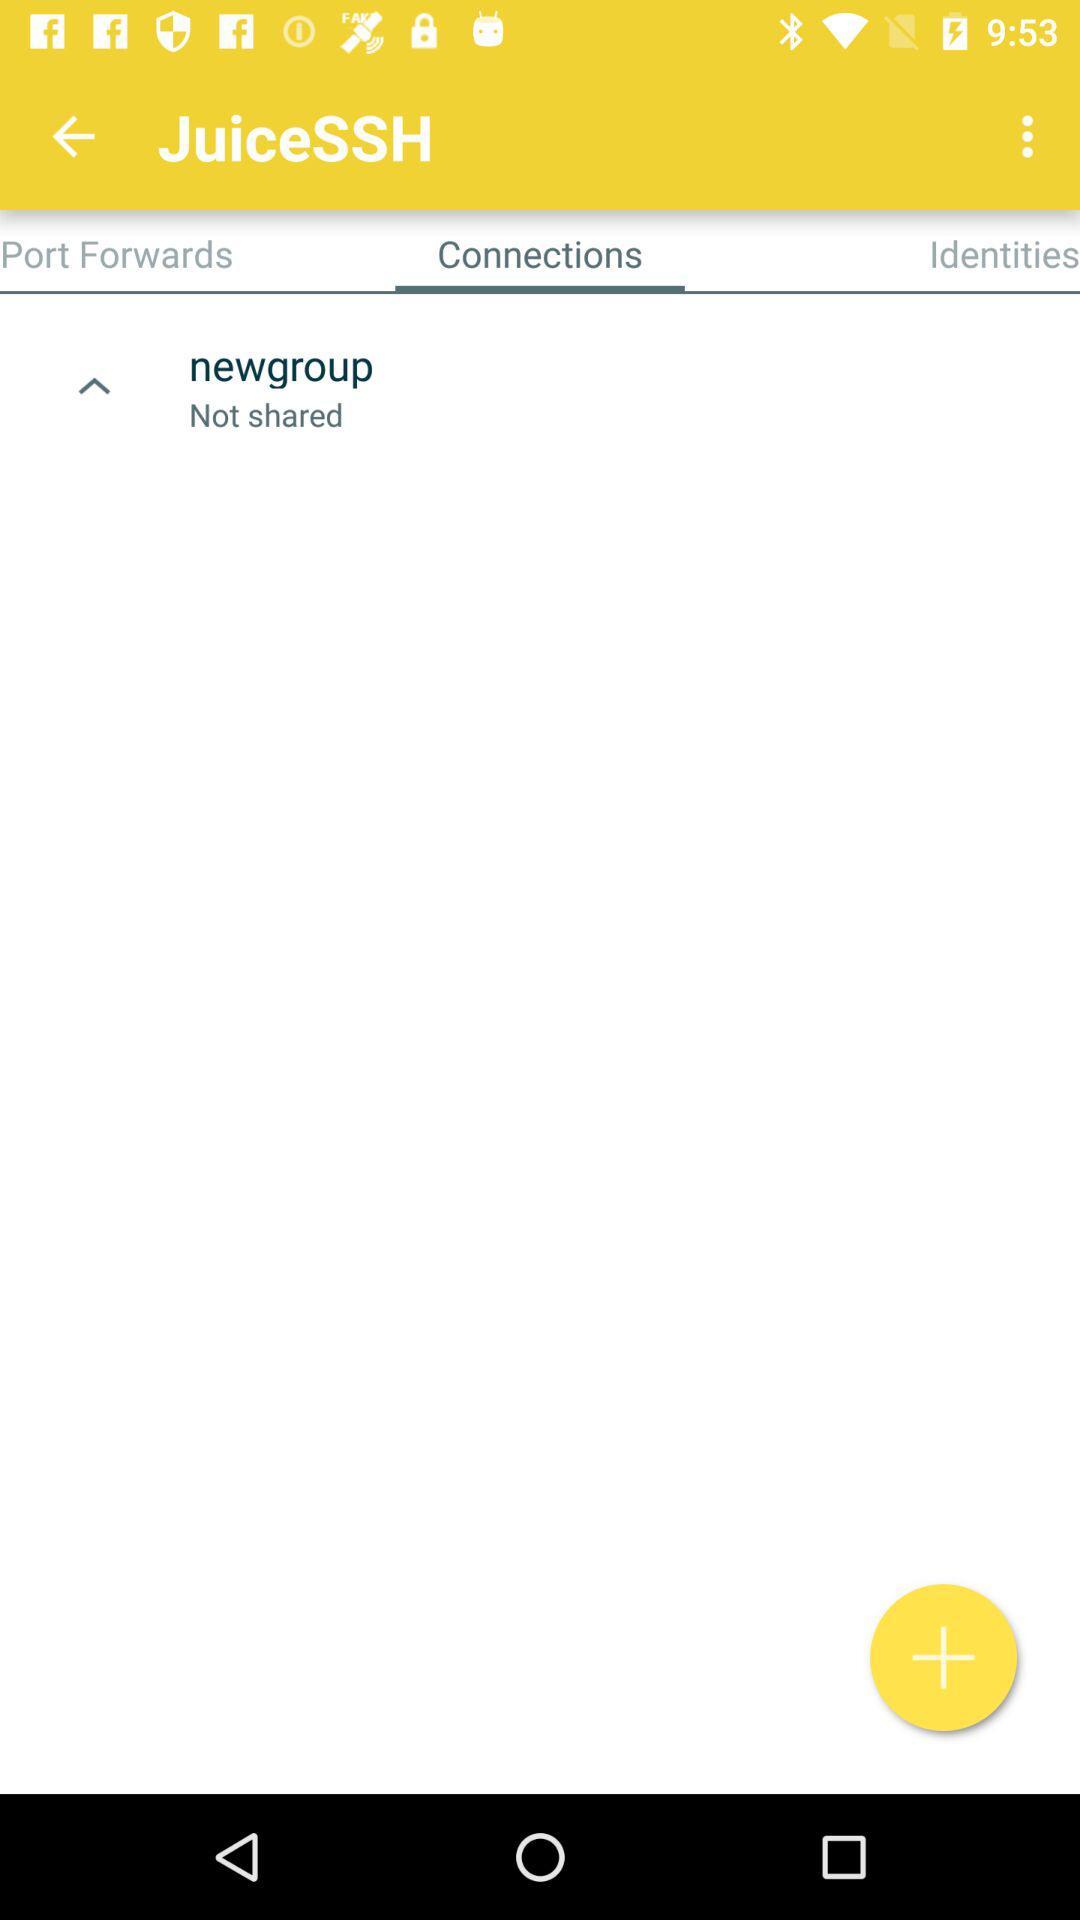 The image size is (1080, 1920). Describe the element at coordinates (943, 1657) in the screenshot. I see `the icon below the identities` at that location.